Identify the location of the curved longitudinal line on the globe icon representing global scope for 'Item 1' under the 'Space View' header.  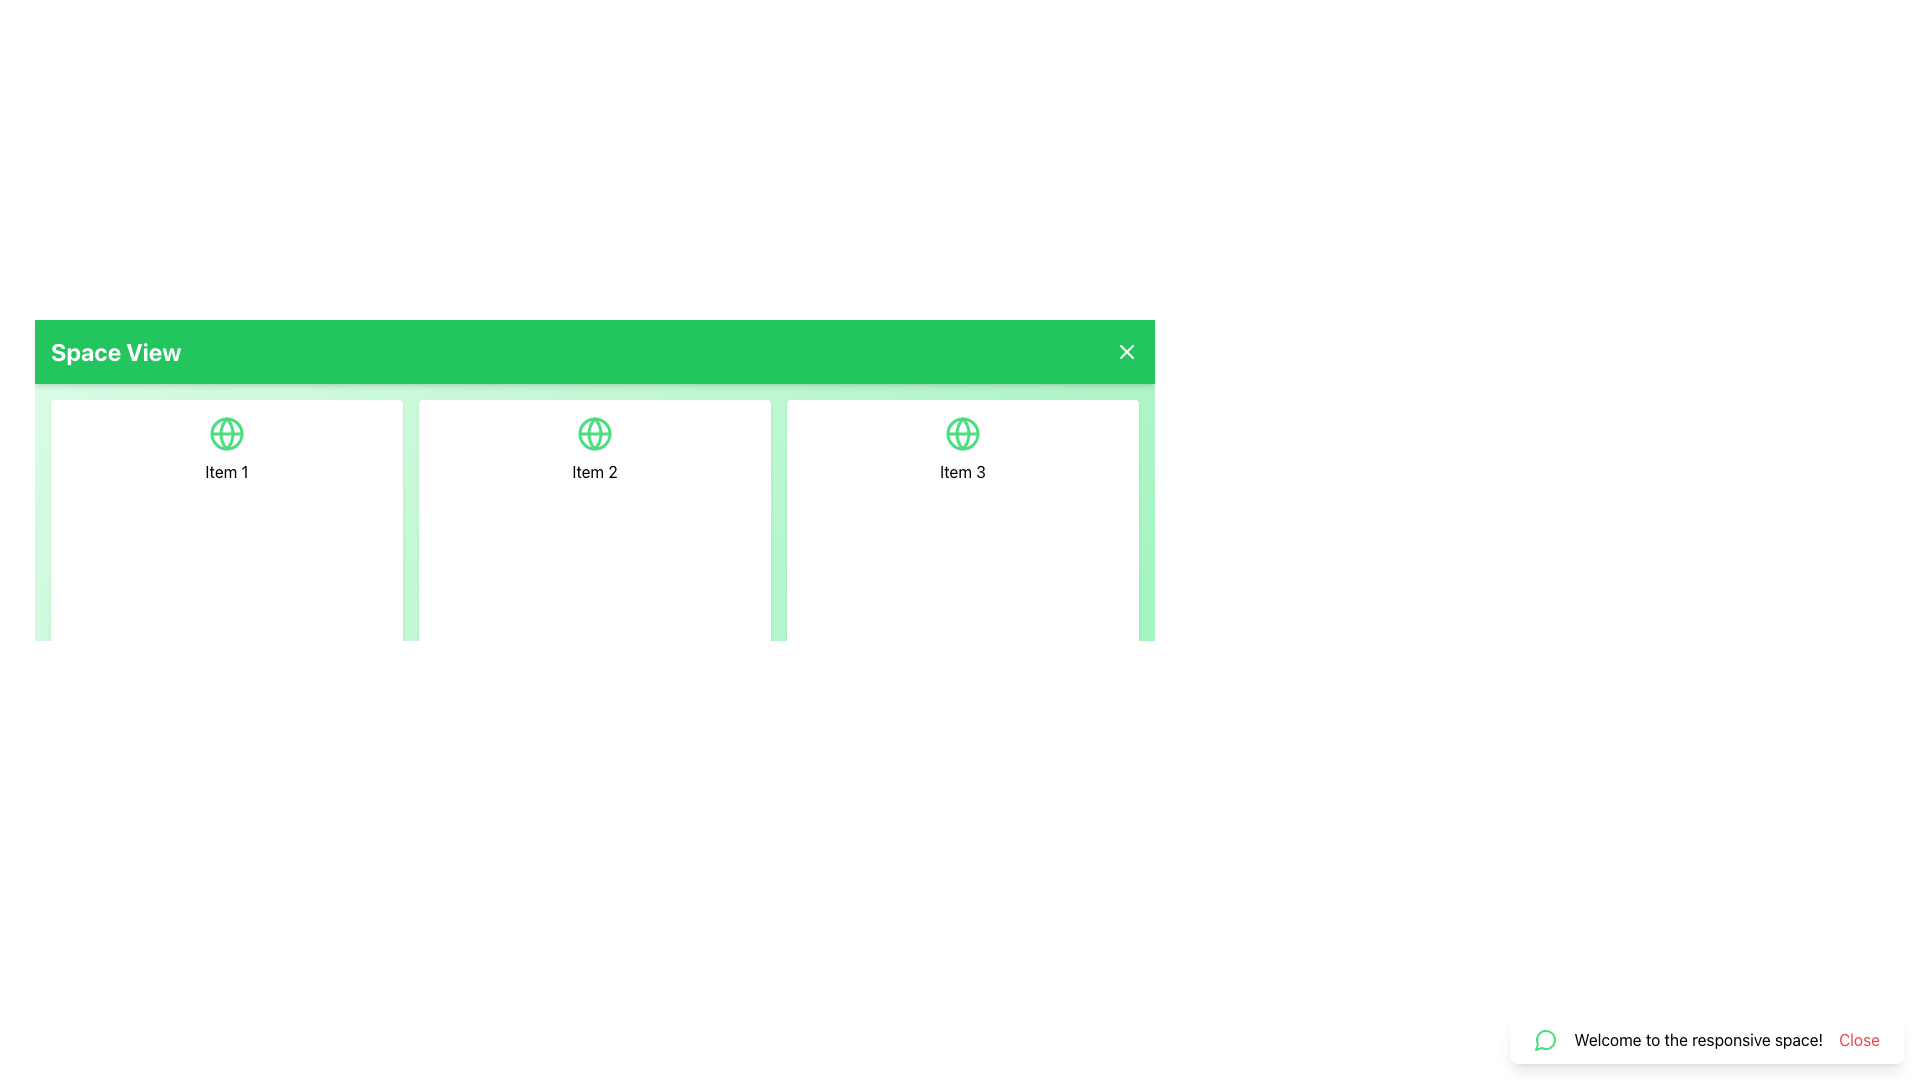
(226, 433).